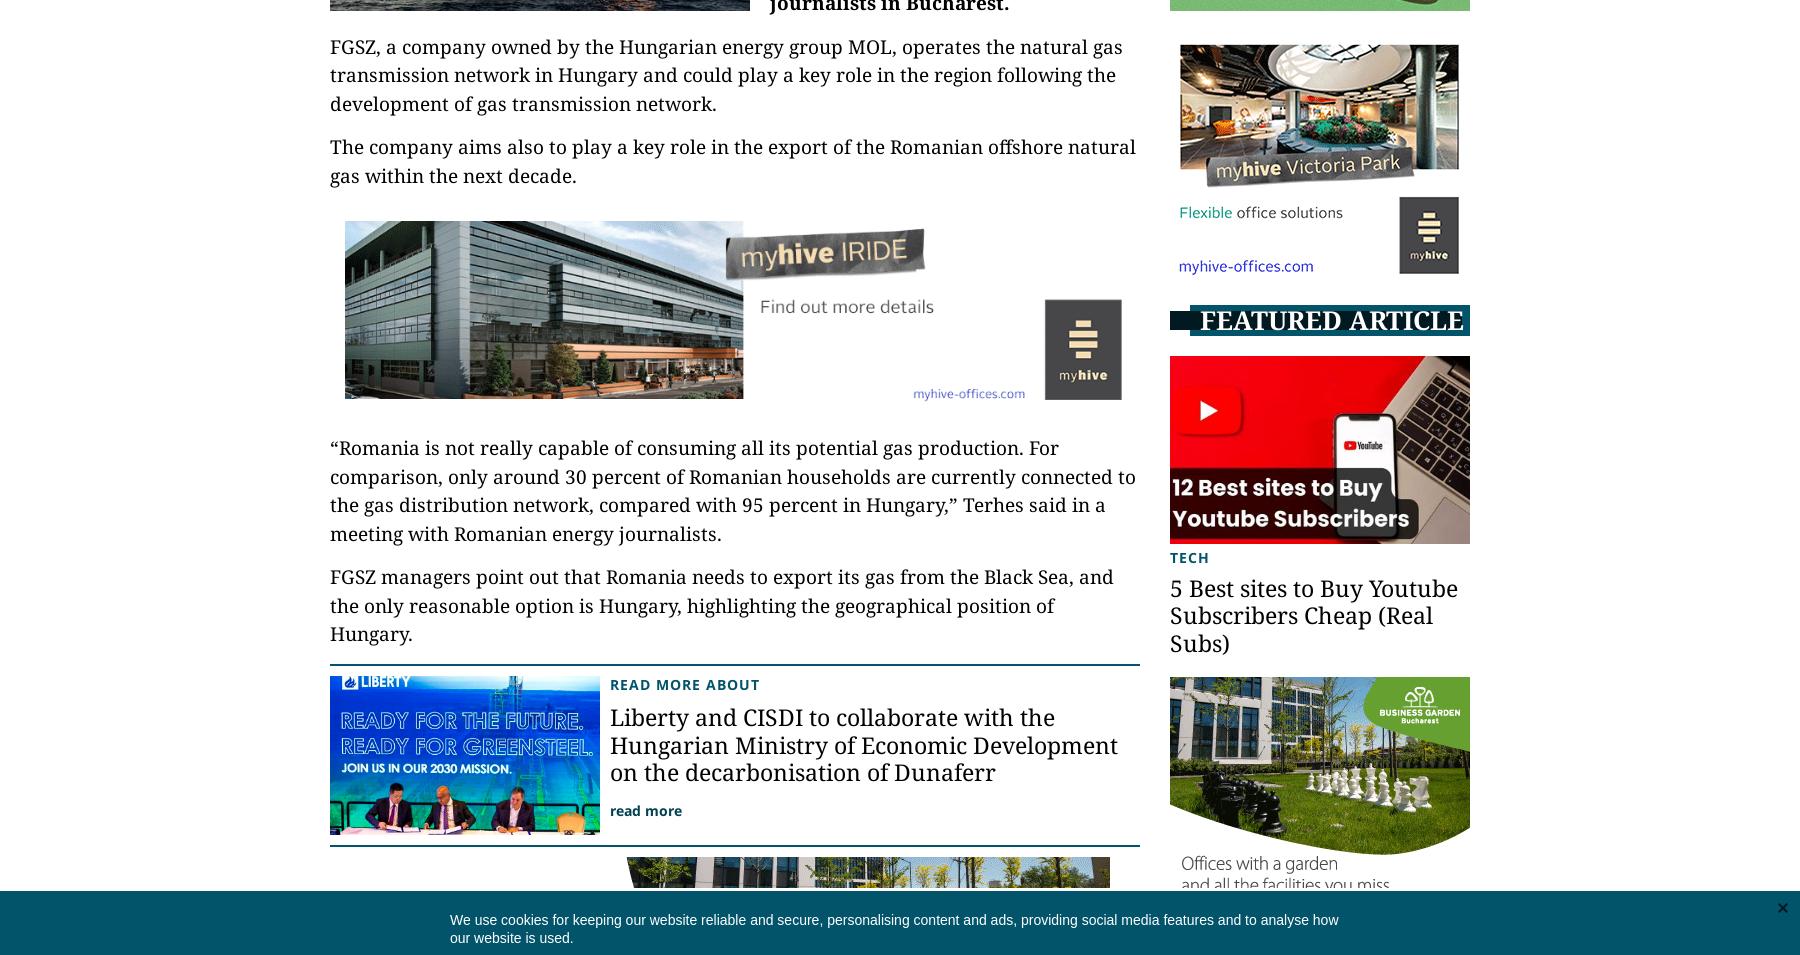 Image resolution: width=1800 pixels, height=955 pixels. Describe the element at coordinates (862, 743) in the screenshot. I see `'Liberty and CISDI to collaborate with the Hungarian Ministry of Economic Development on the decarbonisation of Dunaferr'` at that location.